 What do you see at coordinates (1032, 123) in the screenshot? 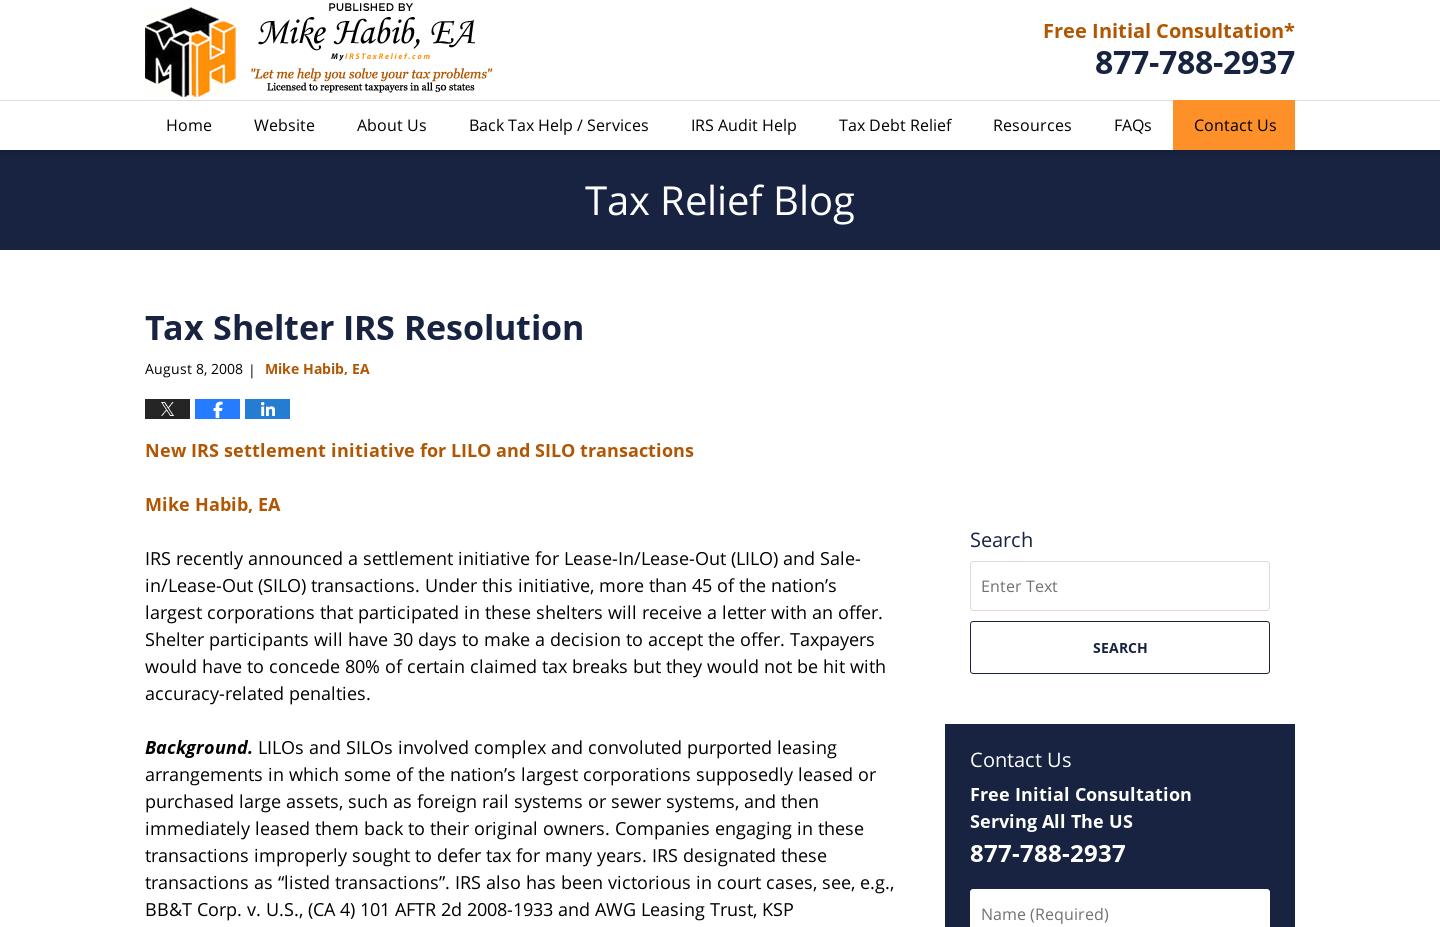
I see `'Resources'` at bounding box center [1032, 123].